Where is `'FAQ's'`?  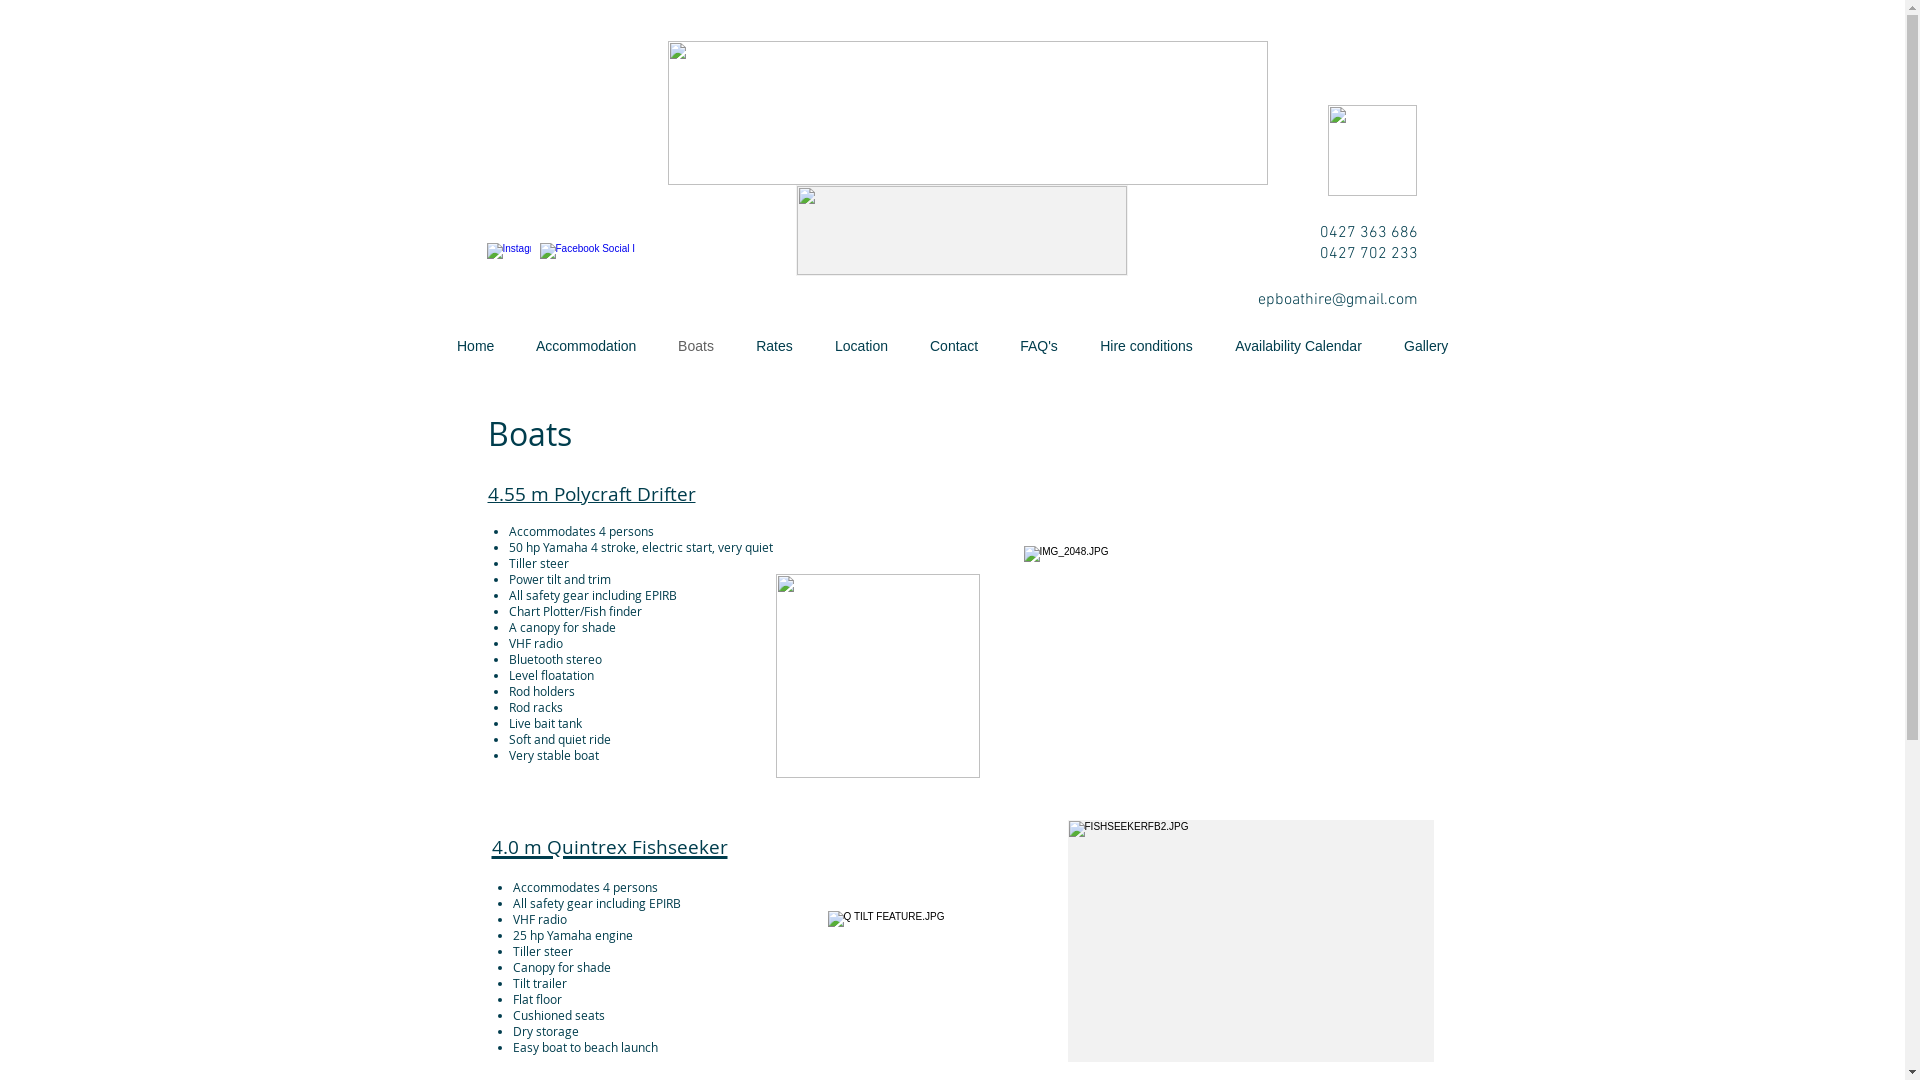 'FAQ's' is located at coordinates (998, 345).